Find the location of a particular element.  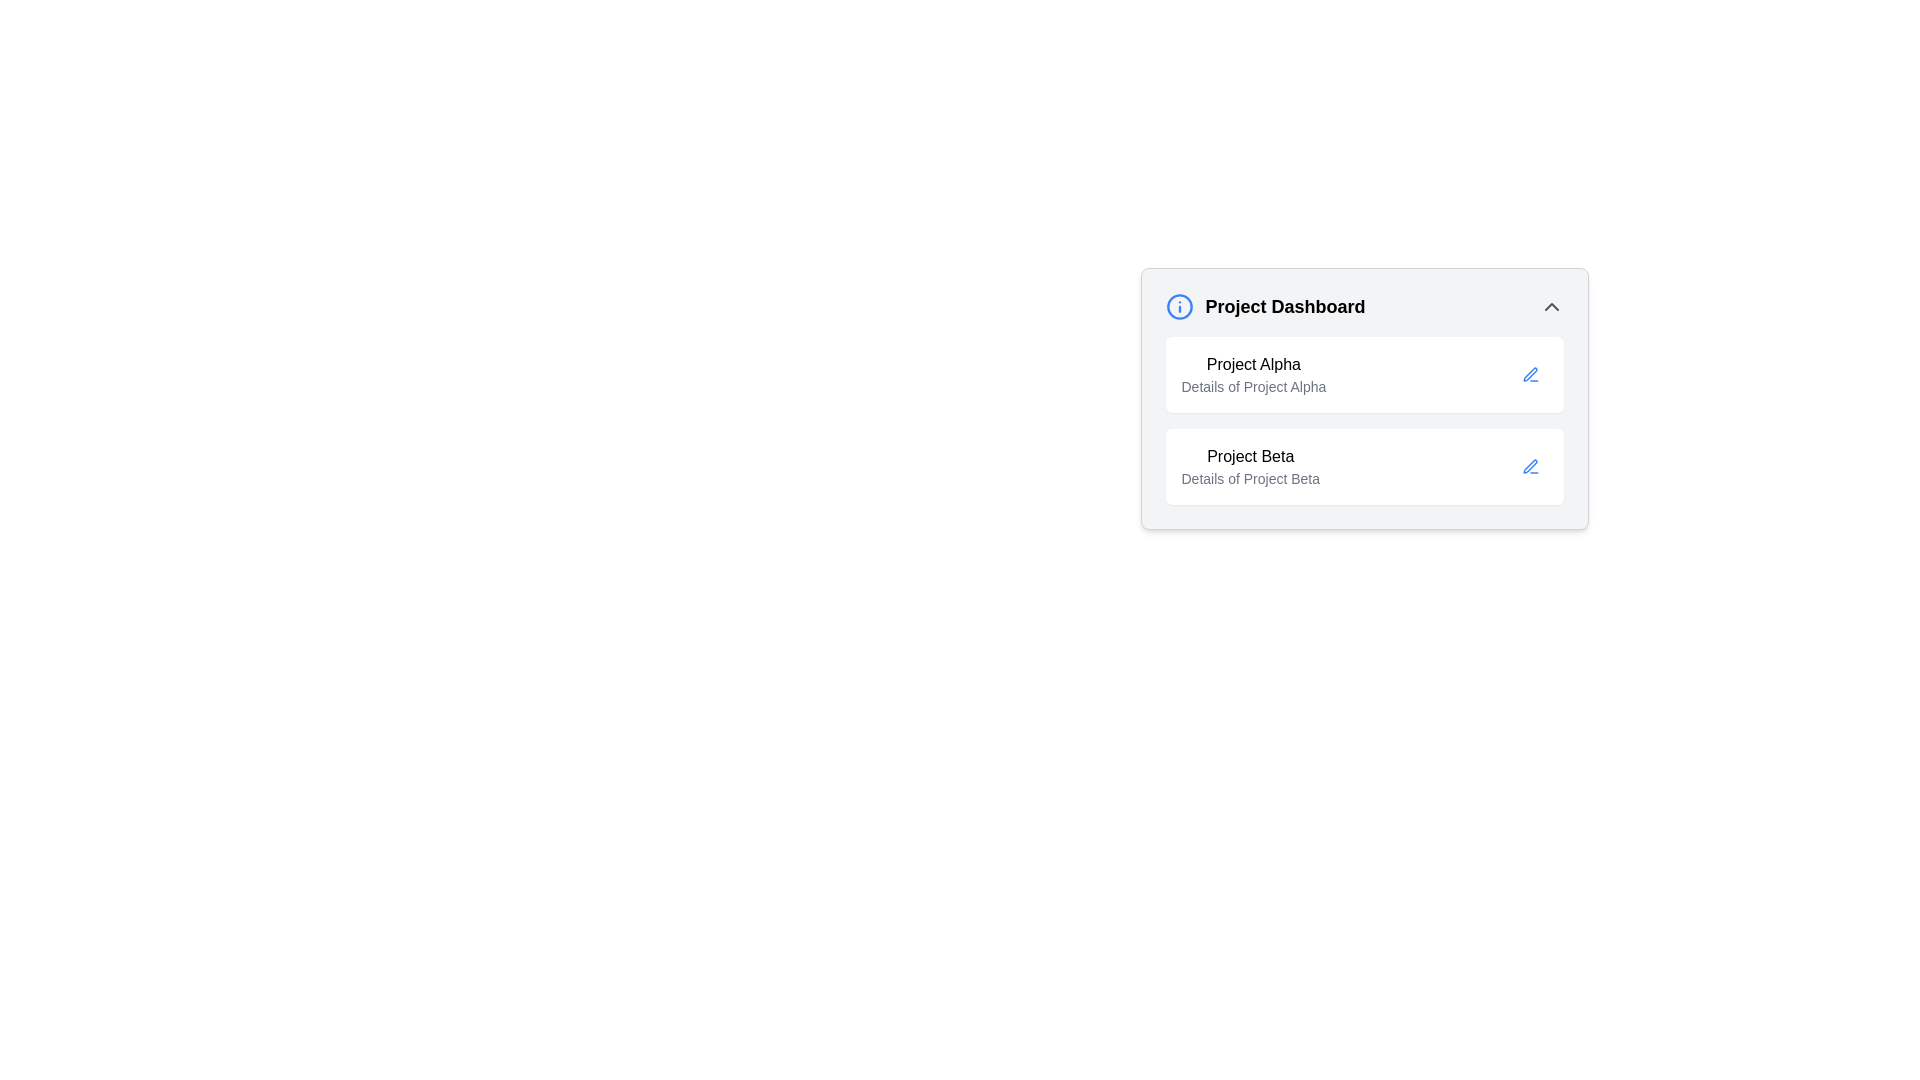

the 'Project Dashboard' title bar located at the top of the project card section is located at coordinates (1363, 307).